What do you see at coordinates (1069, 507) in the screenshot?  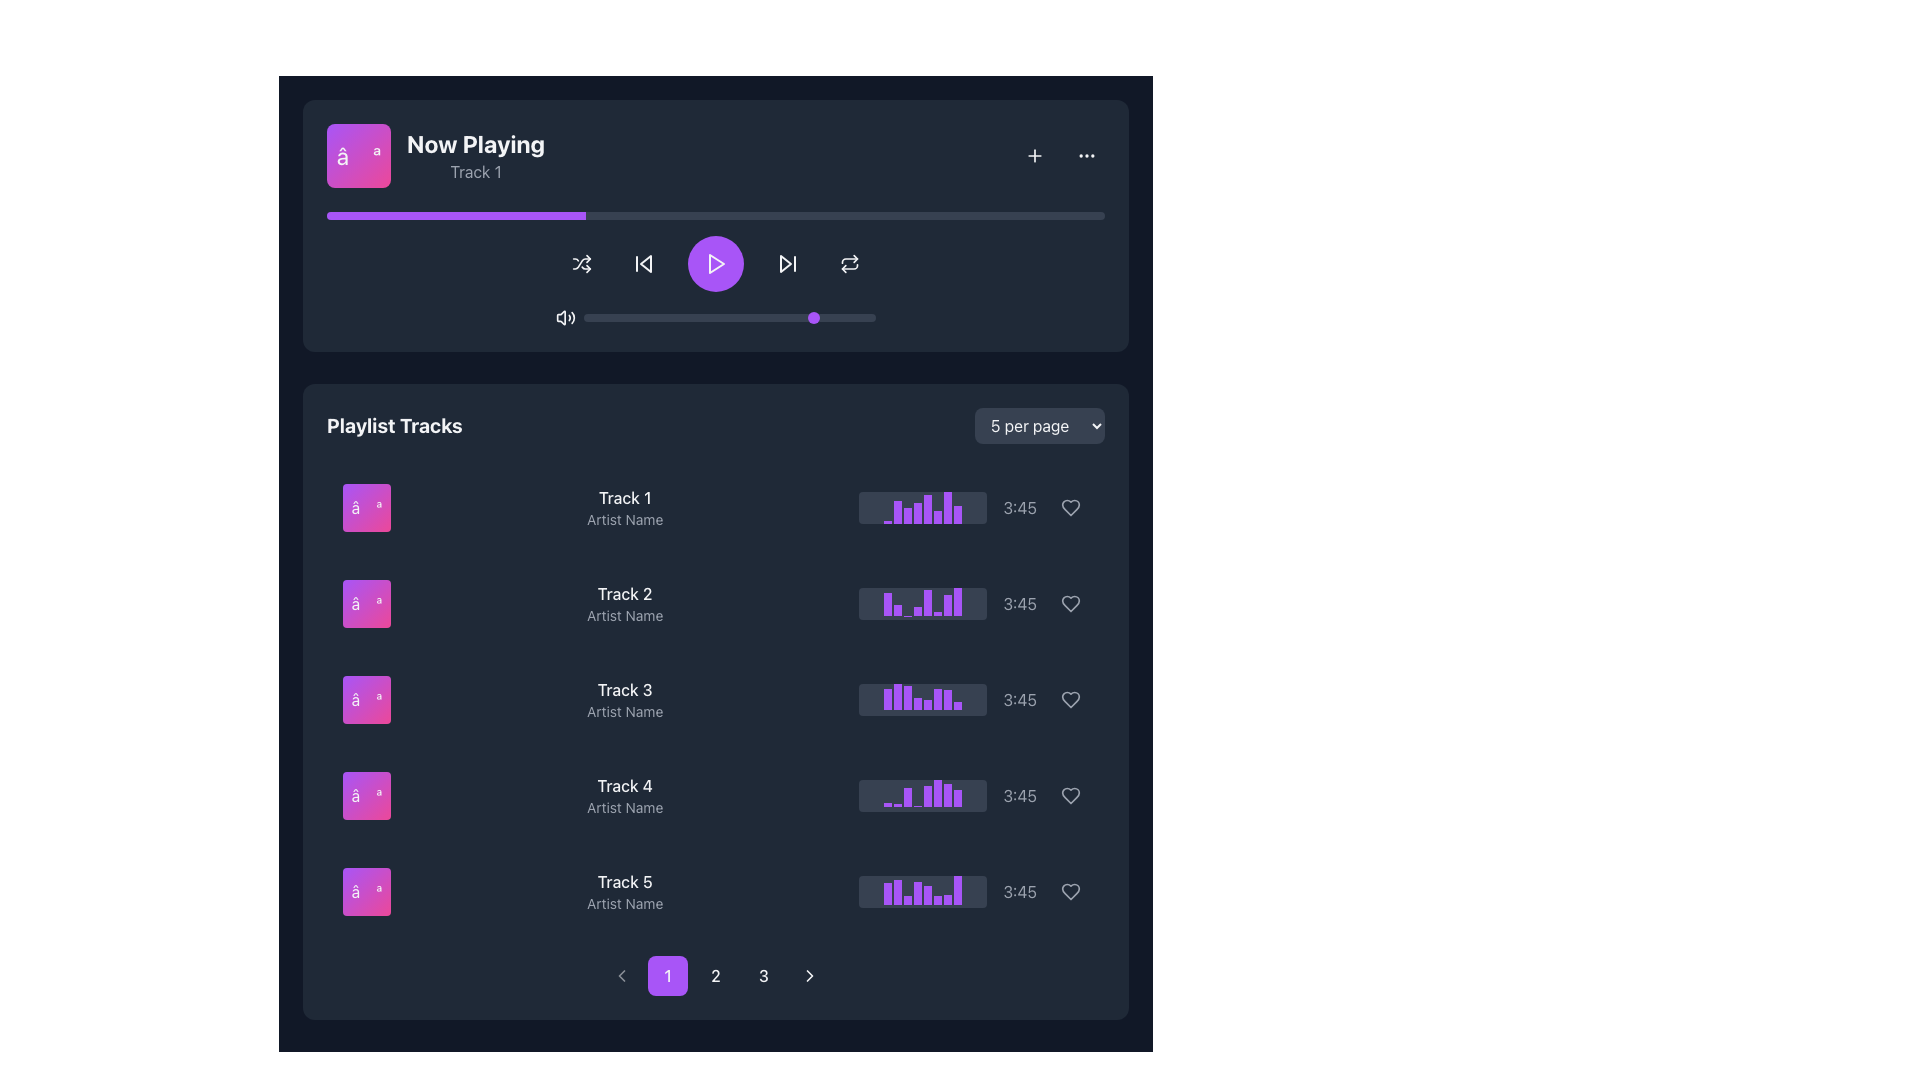 I see `the favorite icon button located on the far right side of the first playlist track row, next to the track duration '3:45'` at bounding box center [1069, 507].